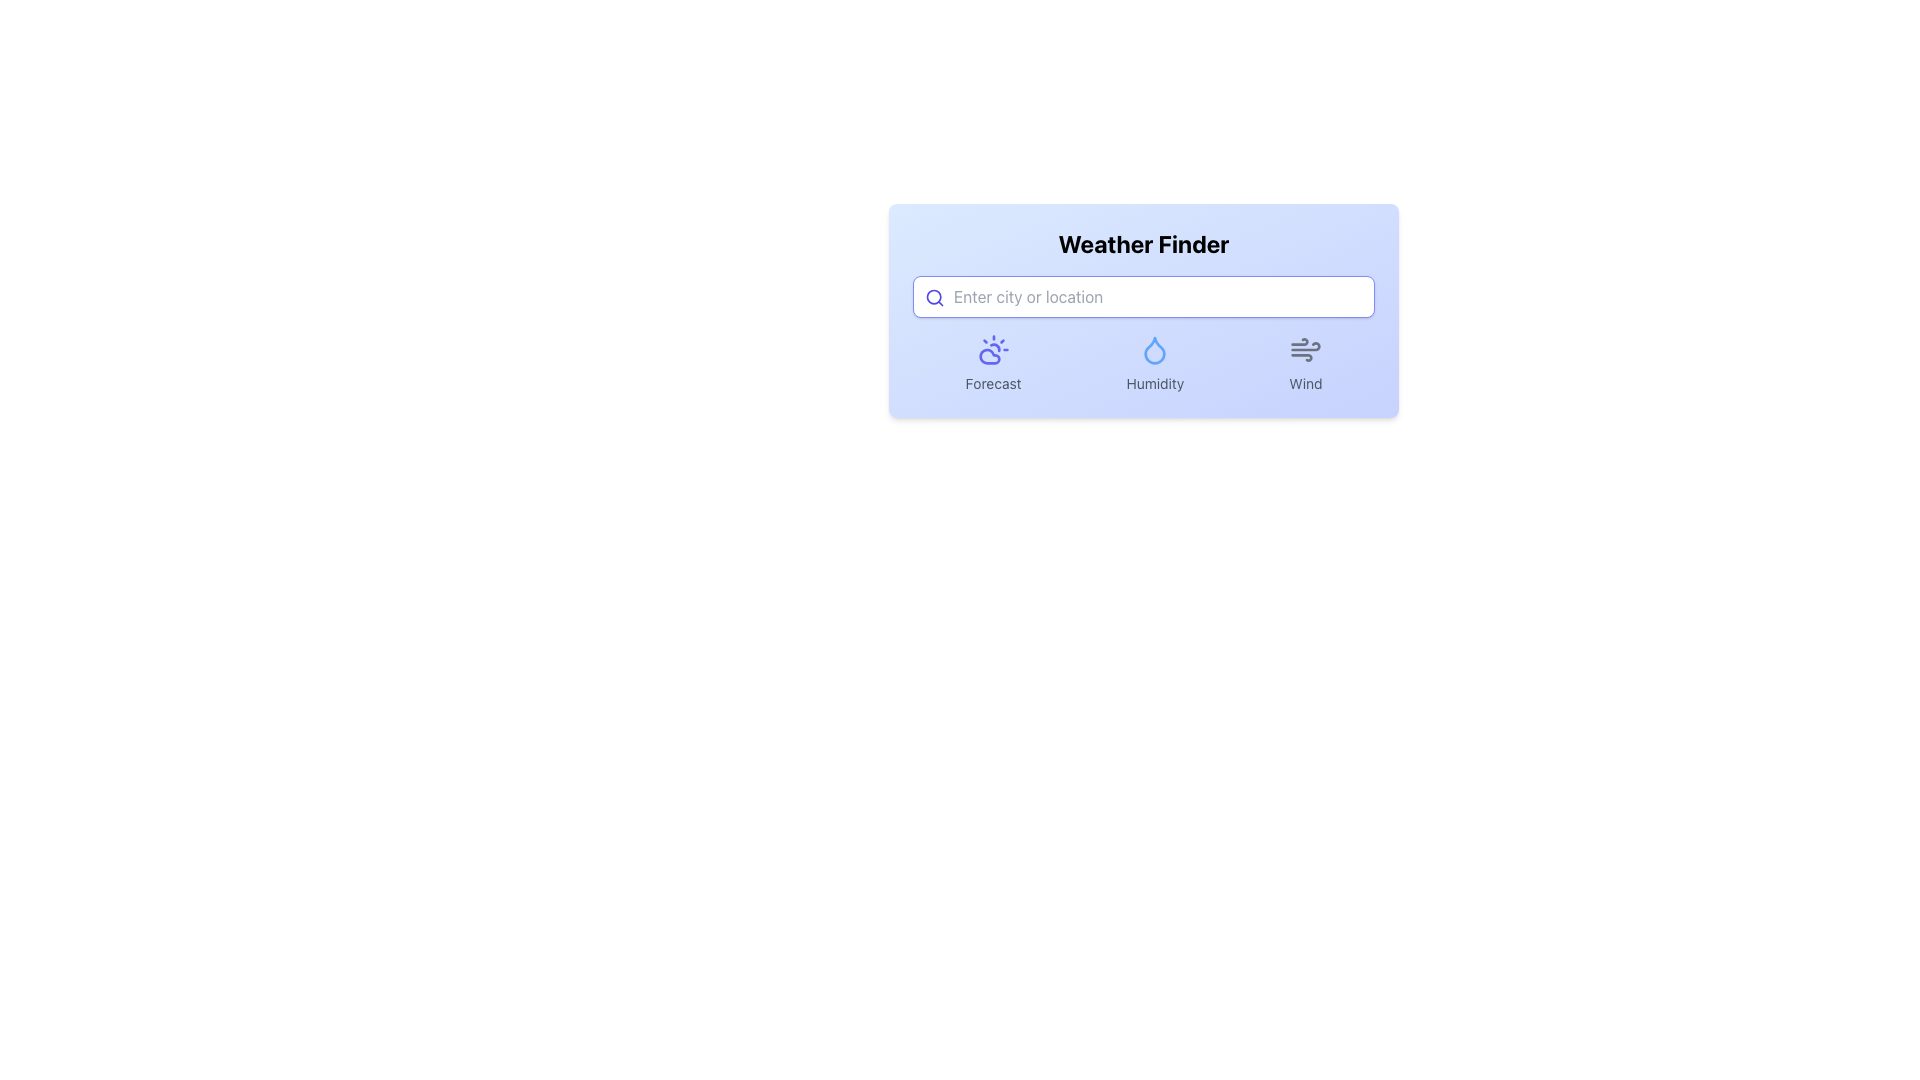 The height and width of the screenshot is (1080, 1920). Describe the element at coordinates (934, 297) in the screenshot. I see `the search icon located at the top left corner of the input field before the placeholder text 'Enter city or location' in the Weather Finder interface` at that location.